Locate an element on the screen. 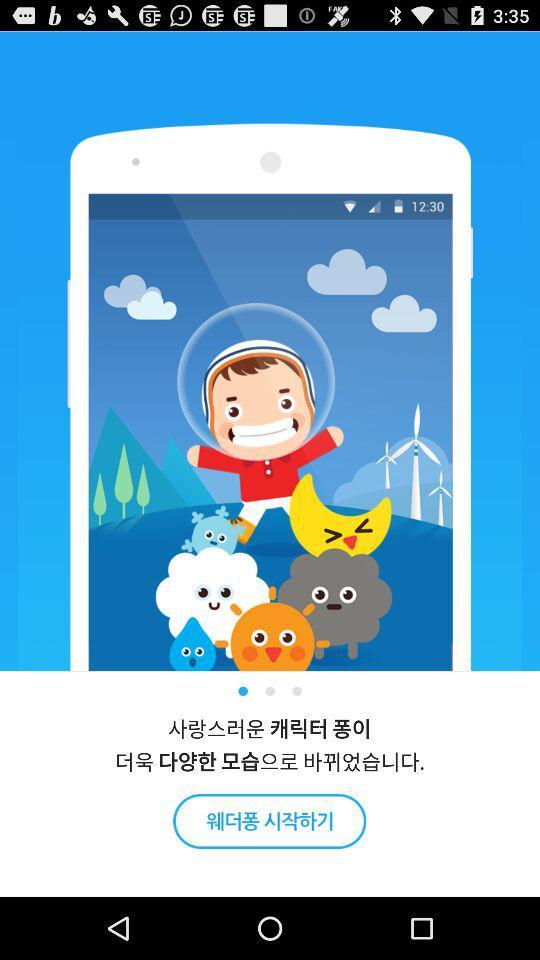  the book icon is located at coordinates (269, 878).